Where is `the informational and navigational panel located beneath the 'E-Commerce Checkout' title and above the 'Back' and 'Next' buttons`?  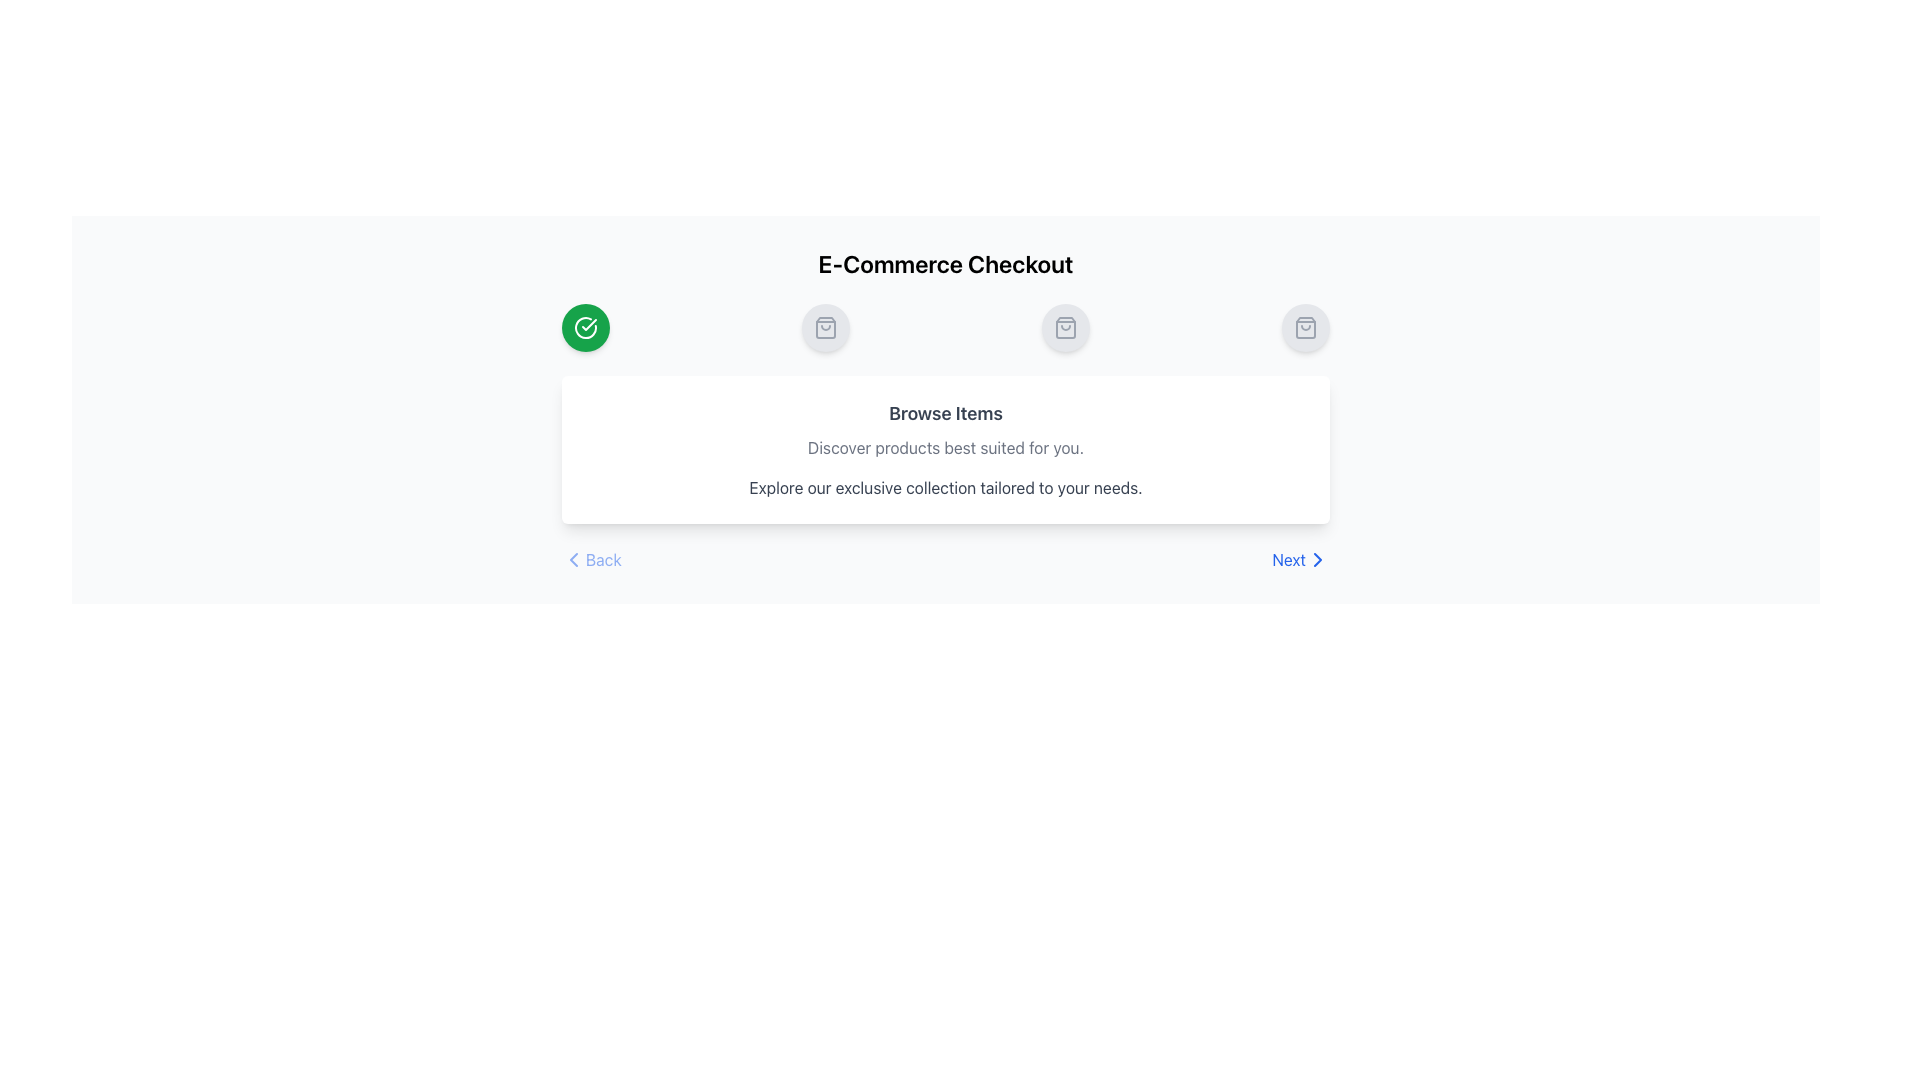 the informational and navigational panel located beneath the 'E-Commerce Checkout' title and above the 'Back' and 'Next' buttons is located at coordinates (944, 408).